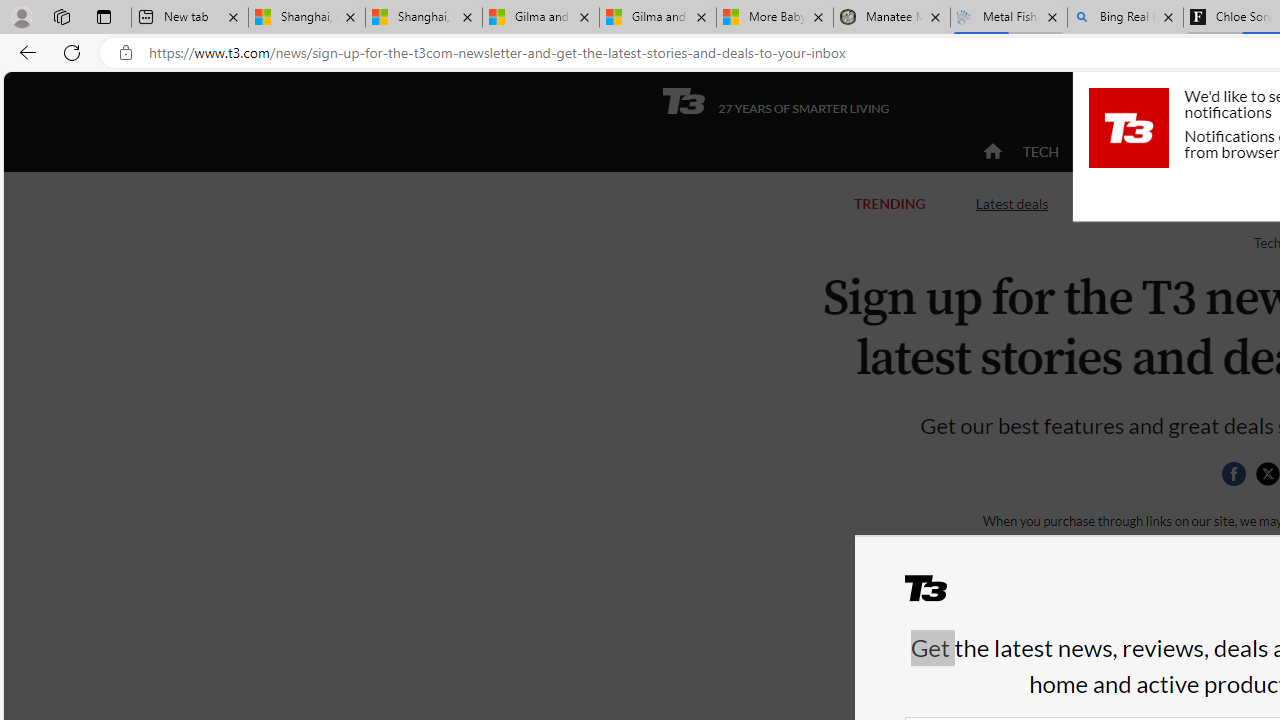 This screenshot has height=720, width=1280. I want to click on 'Latest deals', so click(1011, 204).